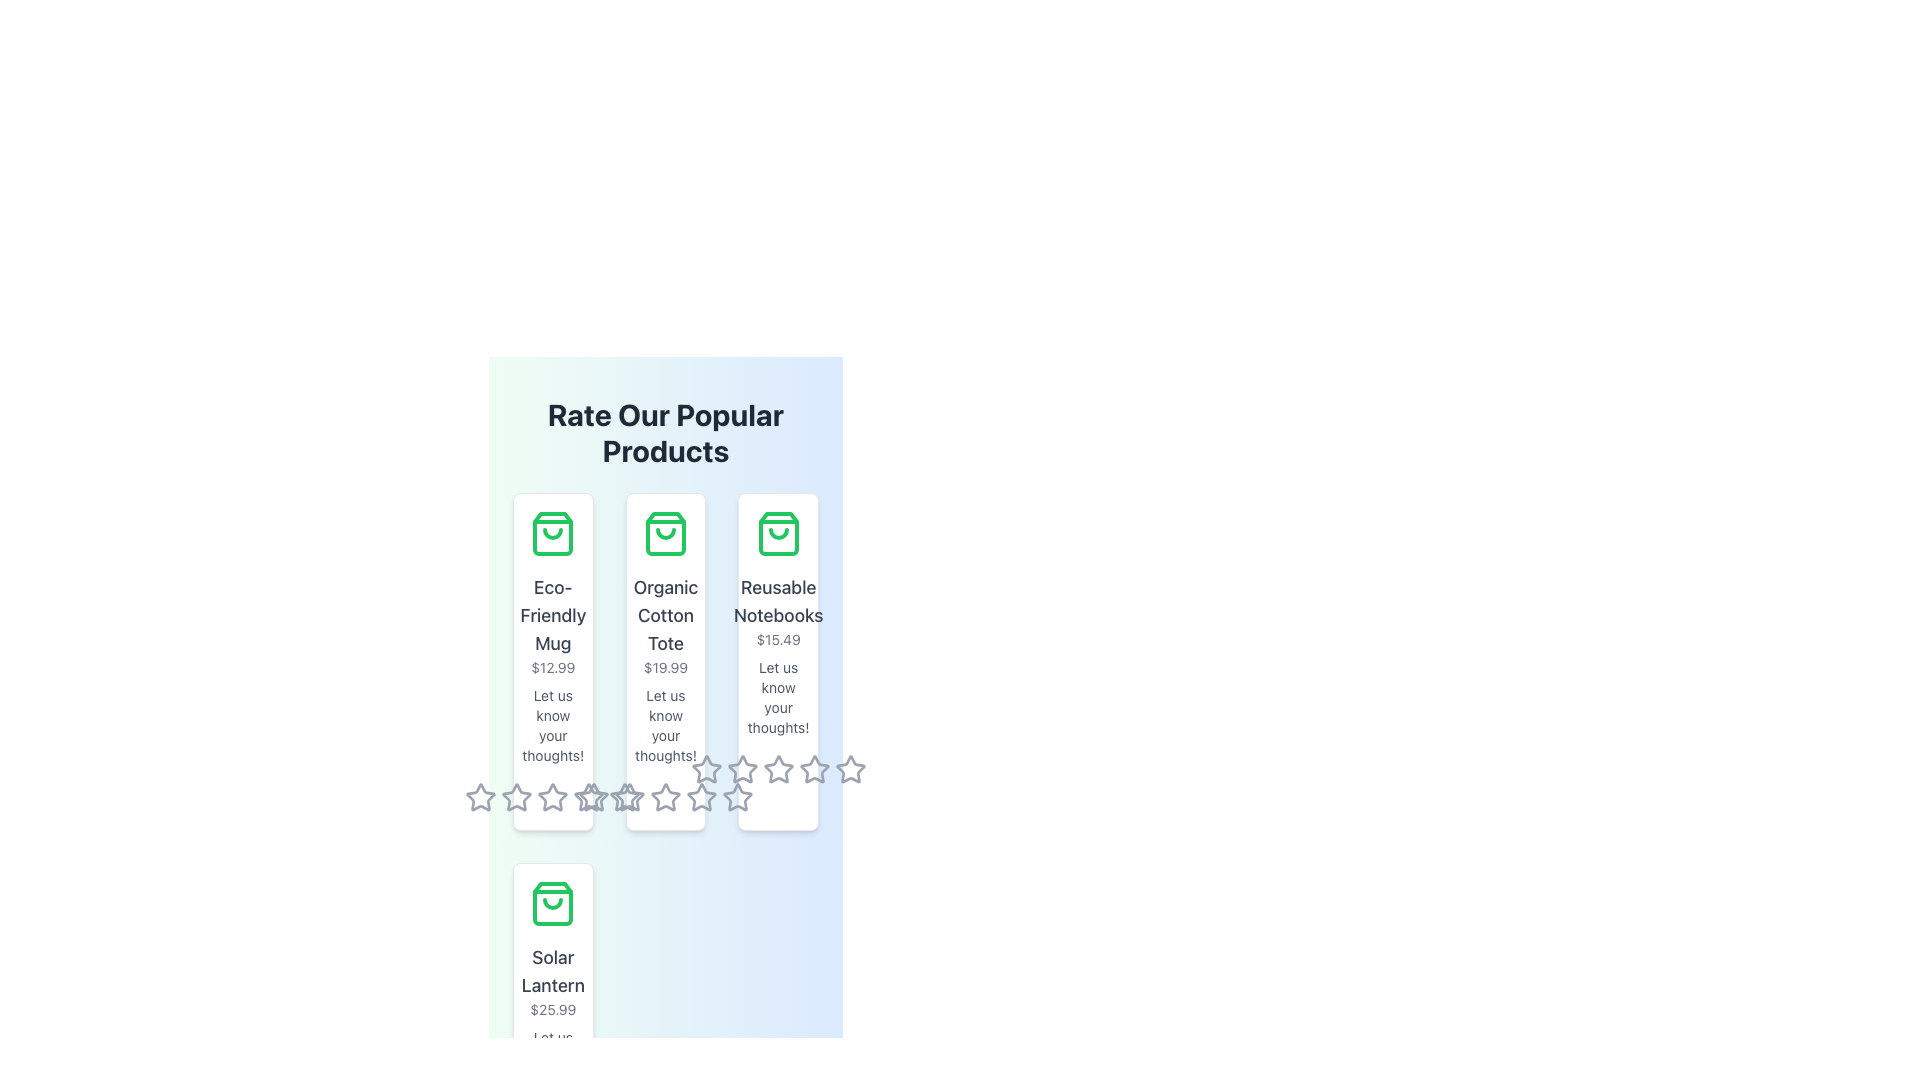 Image resolution: width=1920 pixels, height=1080 pixels. Describe the element at coordinates (628, 797) in the screenshot. I see `the third star in the rating bar for the 'Reusable Notebooks' product to indicate a level of satisfaction` at that location.